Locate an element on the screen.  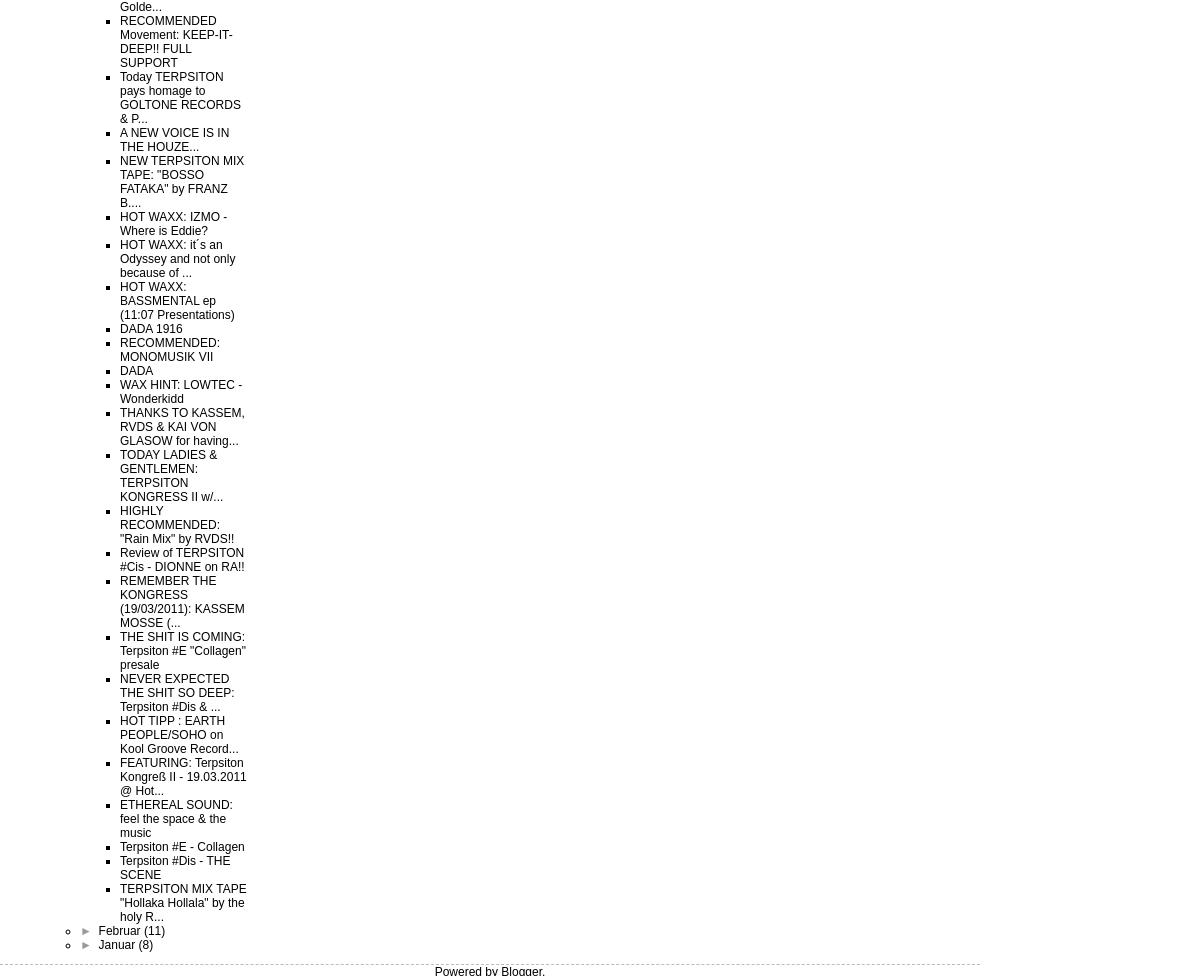
'DADA 1916' is located at coordinates (150, 329).